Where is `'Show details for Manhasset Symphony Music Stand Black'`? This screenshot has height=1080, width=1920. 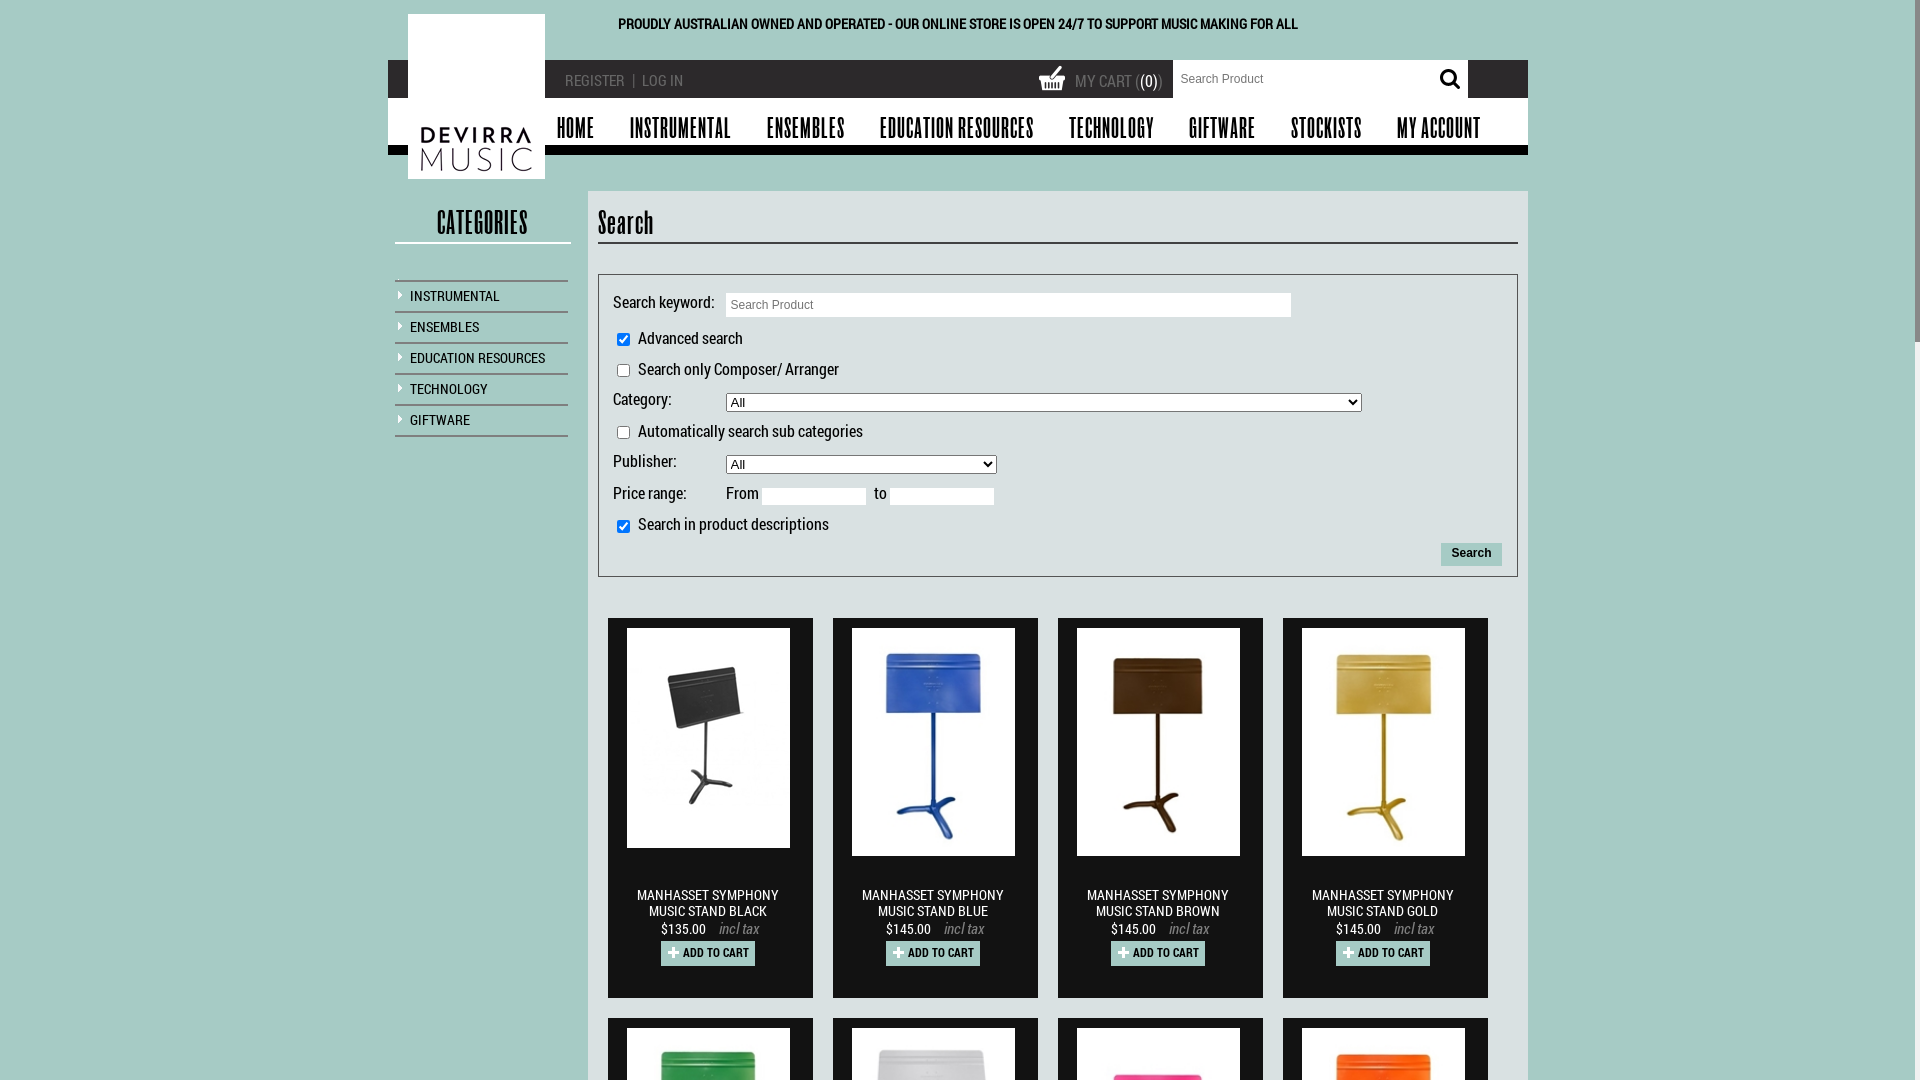
'Show details for Manhasset Symphony Music Stand Black' is located at coordinates (708, 737).